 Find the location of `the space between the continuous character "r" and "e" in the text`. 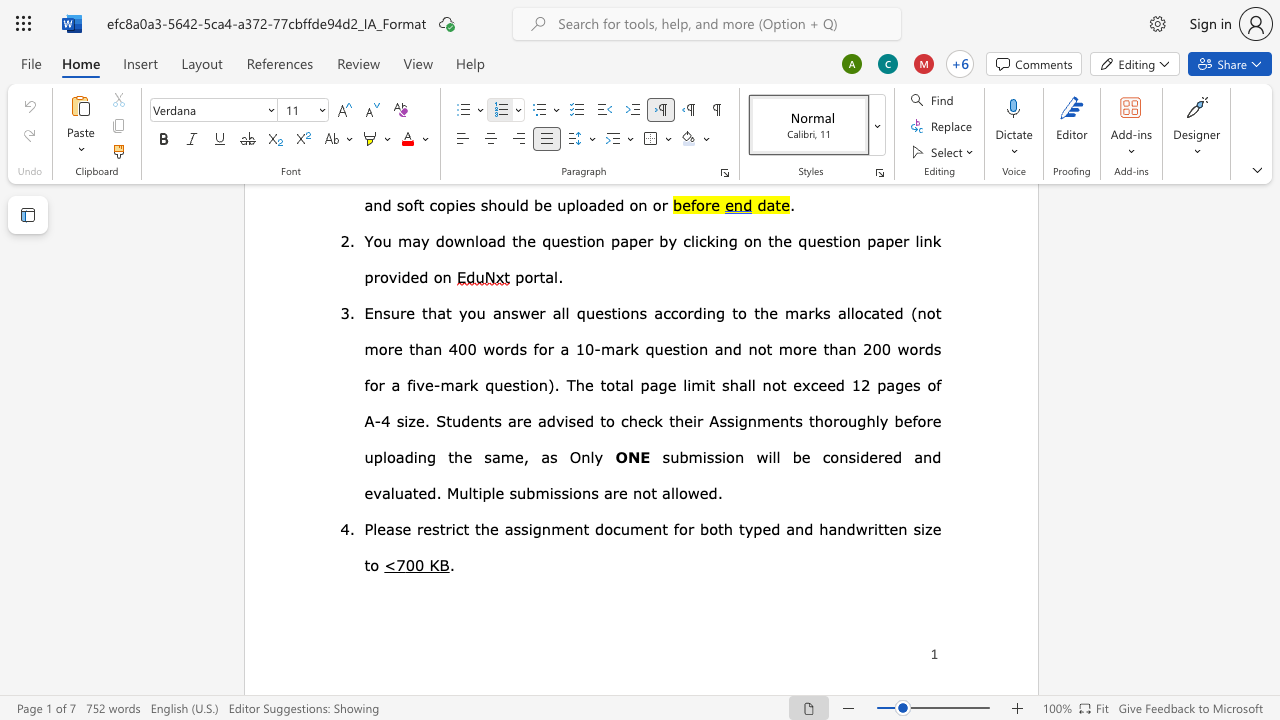

the space between the continuous character "r" and "e" in the text is located at coordinates (422, 527).